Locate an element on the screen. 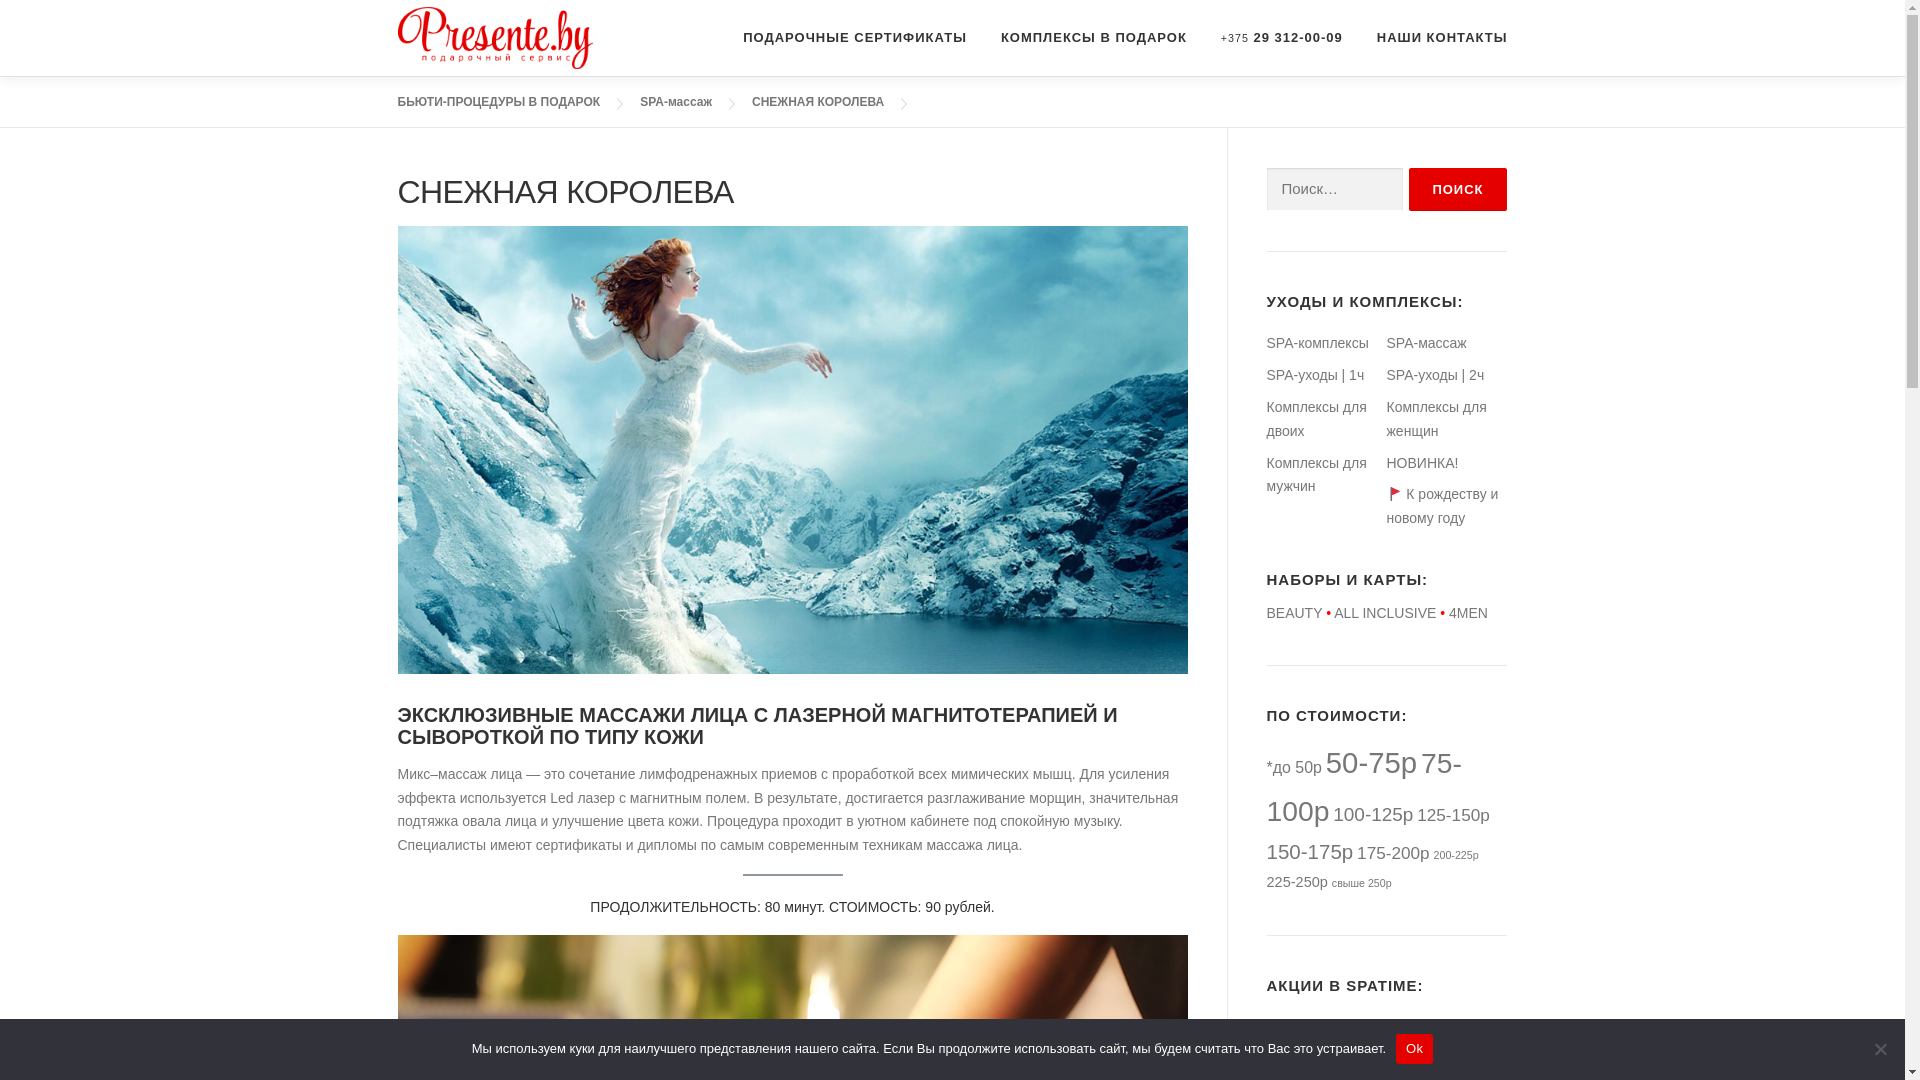 The image size is (1920, 1080). 'Ok' is located at coordinates (1413, 1048).